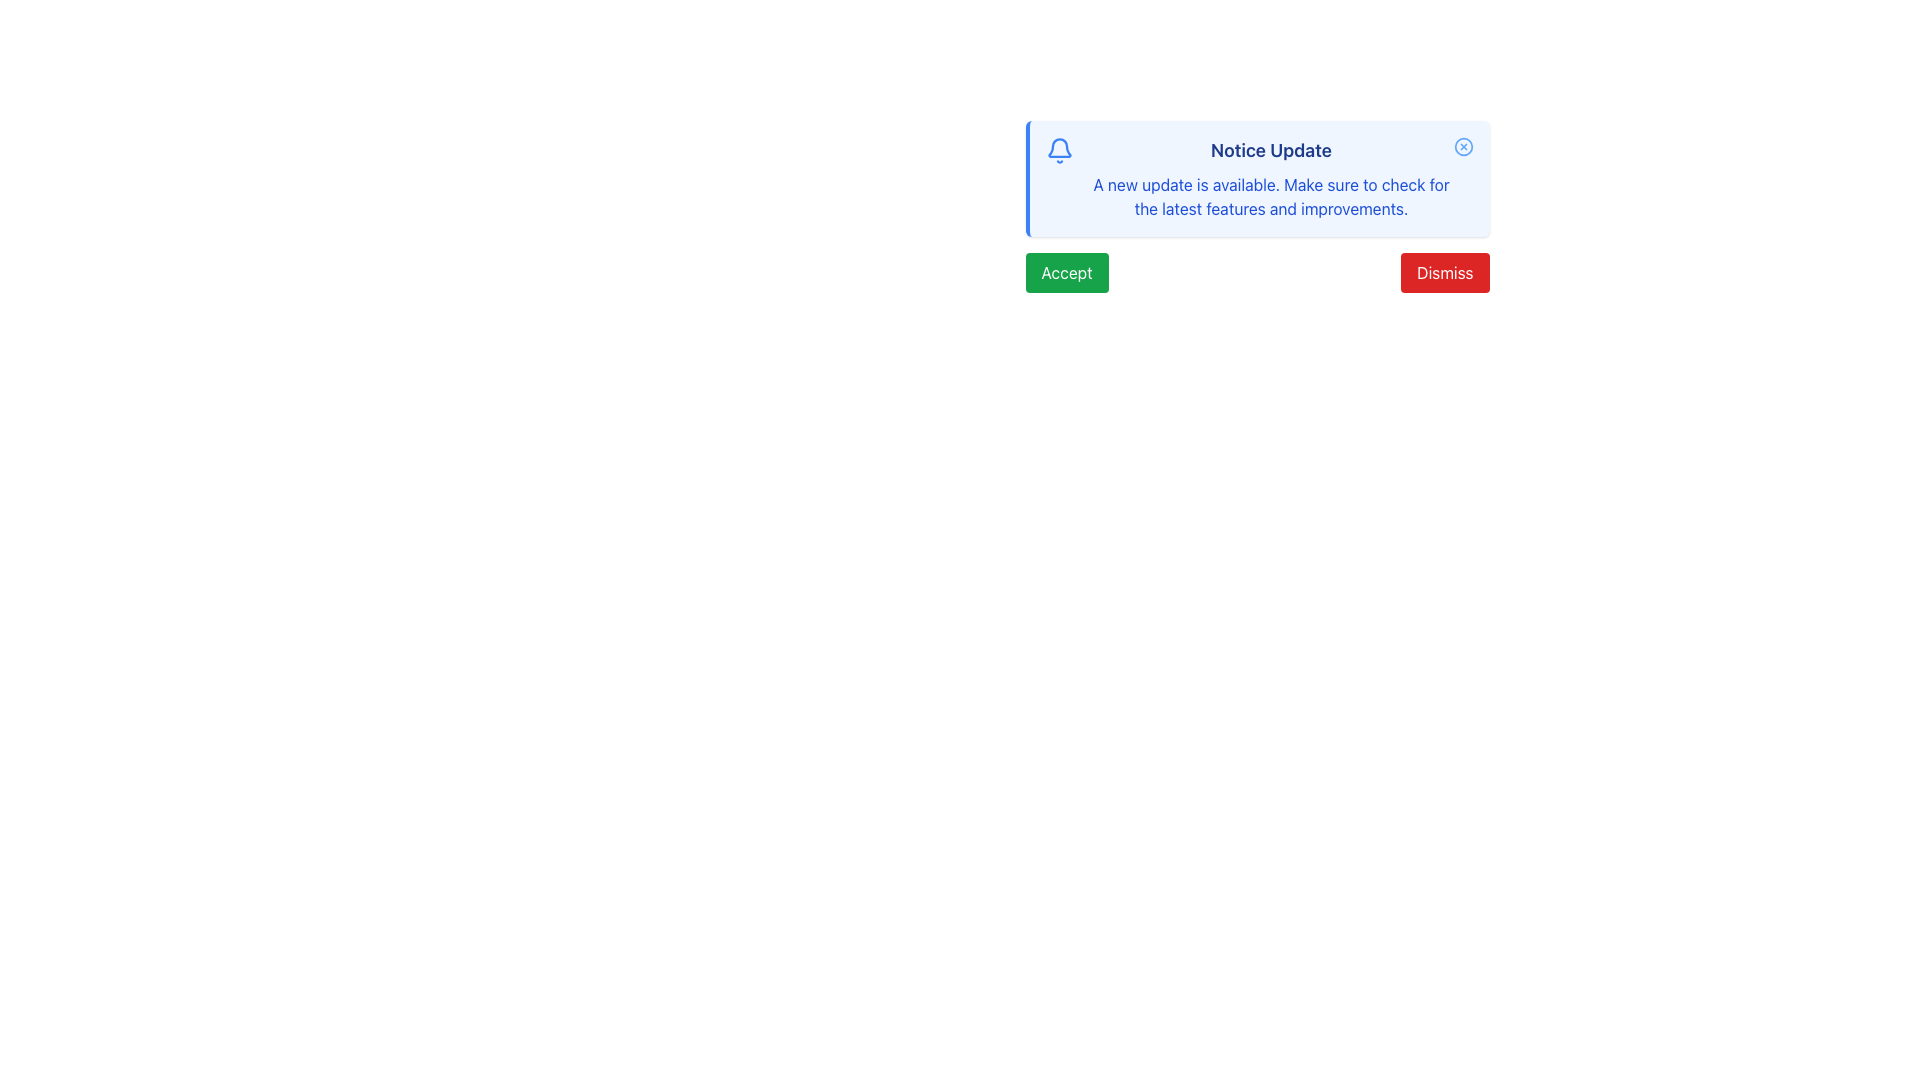  Describe the element at coordinates (1463, 145) in the screenshot. I see `the small circular blue 'close' button located at the top-right corner of the notification box adjacent to the title 'Notice Update'` at that location.